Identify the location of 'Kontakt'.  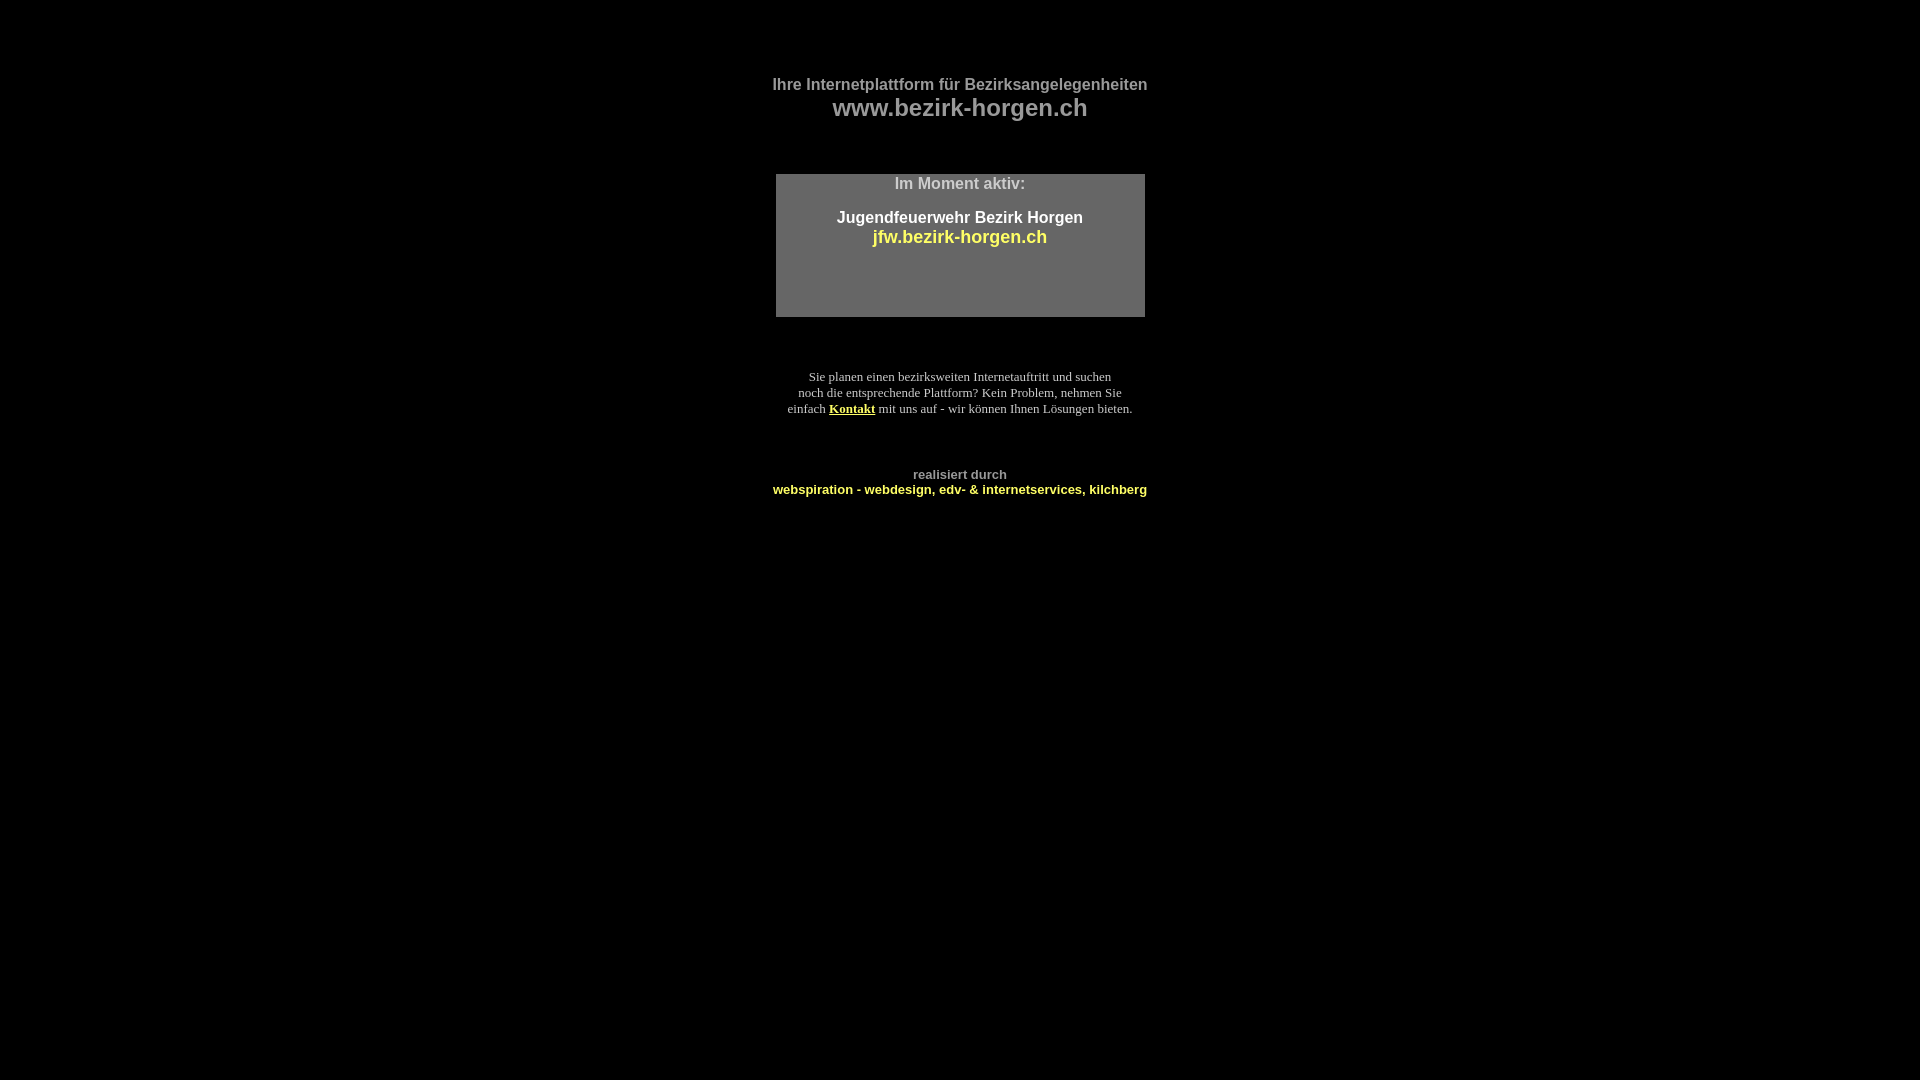
(851, 407).